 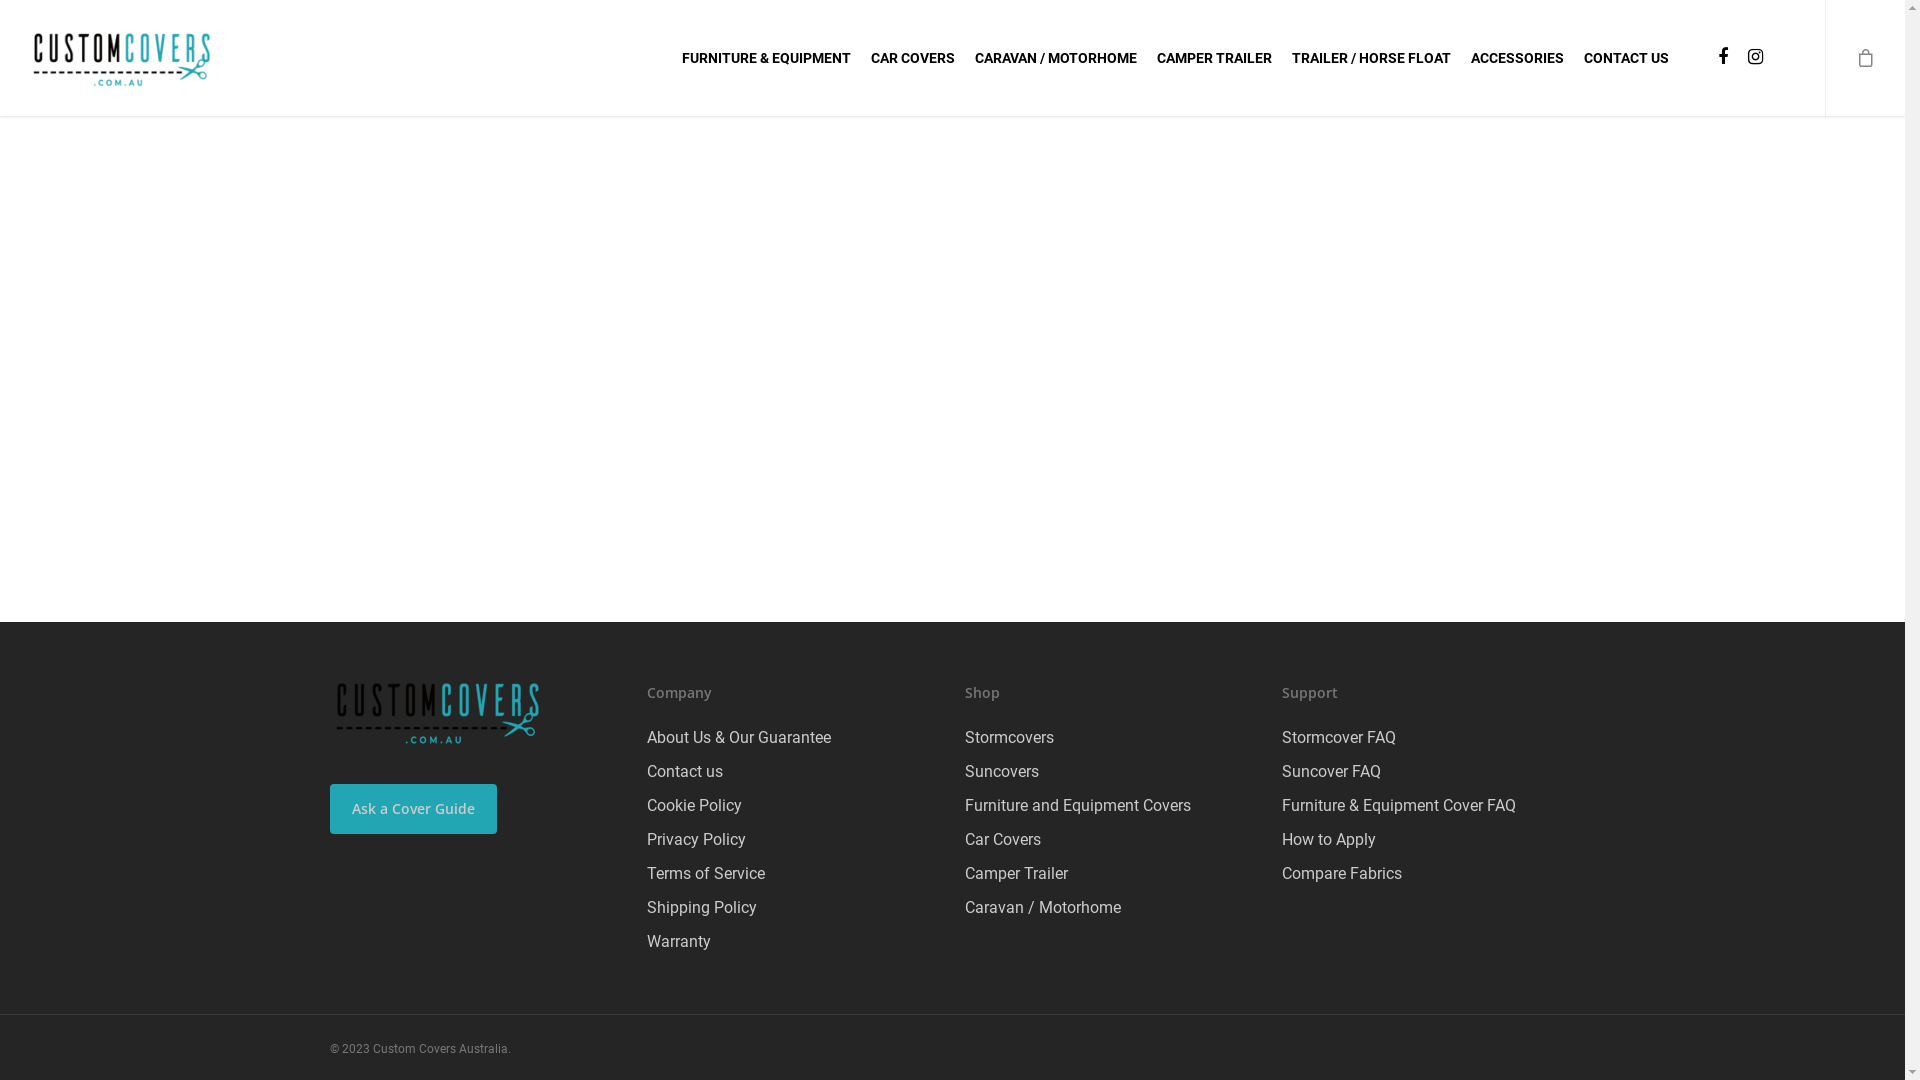 What do you see at coordinates (1427, 840) in the screenshot?
I see `'How to Apply'` at bounding box center [1427, 840].